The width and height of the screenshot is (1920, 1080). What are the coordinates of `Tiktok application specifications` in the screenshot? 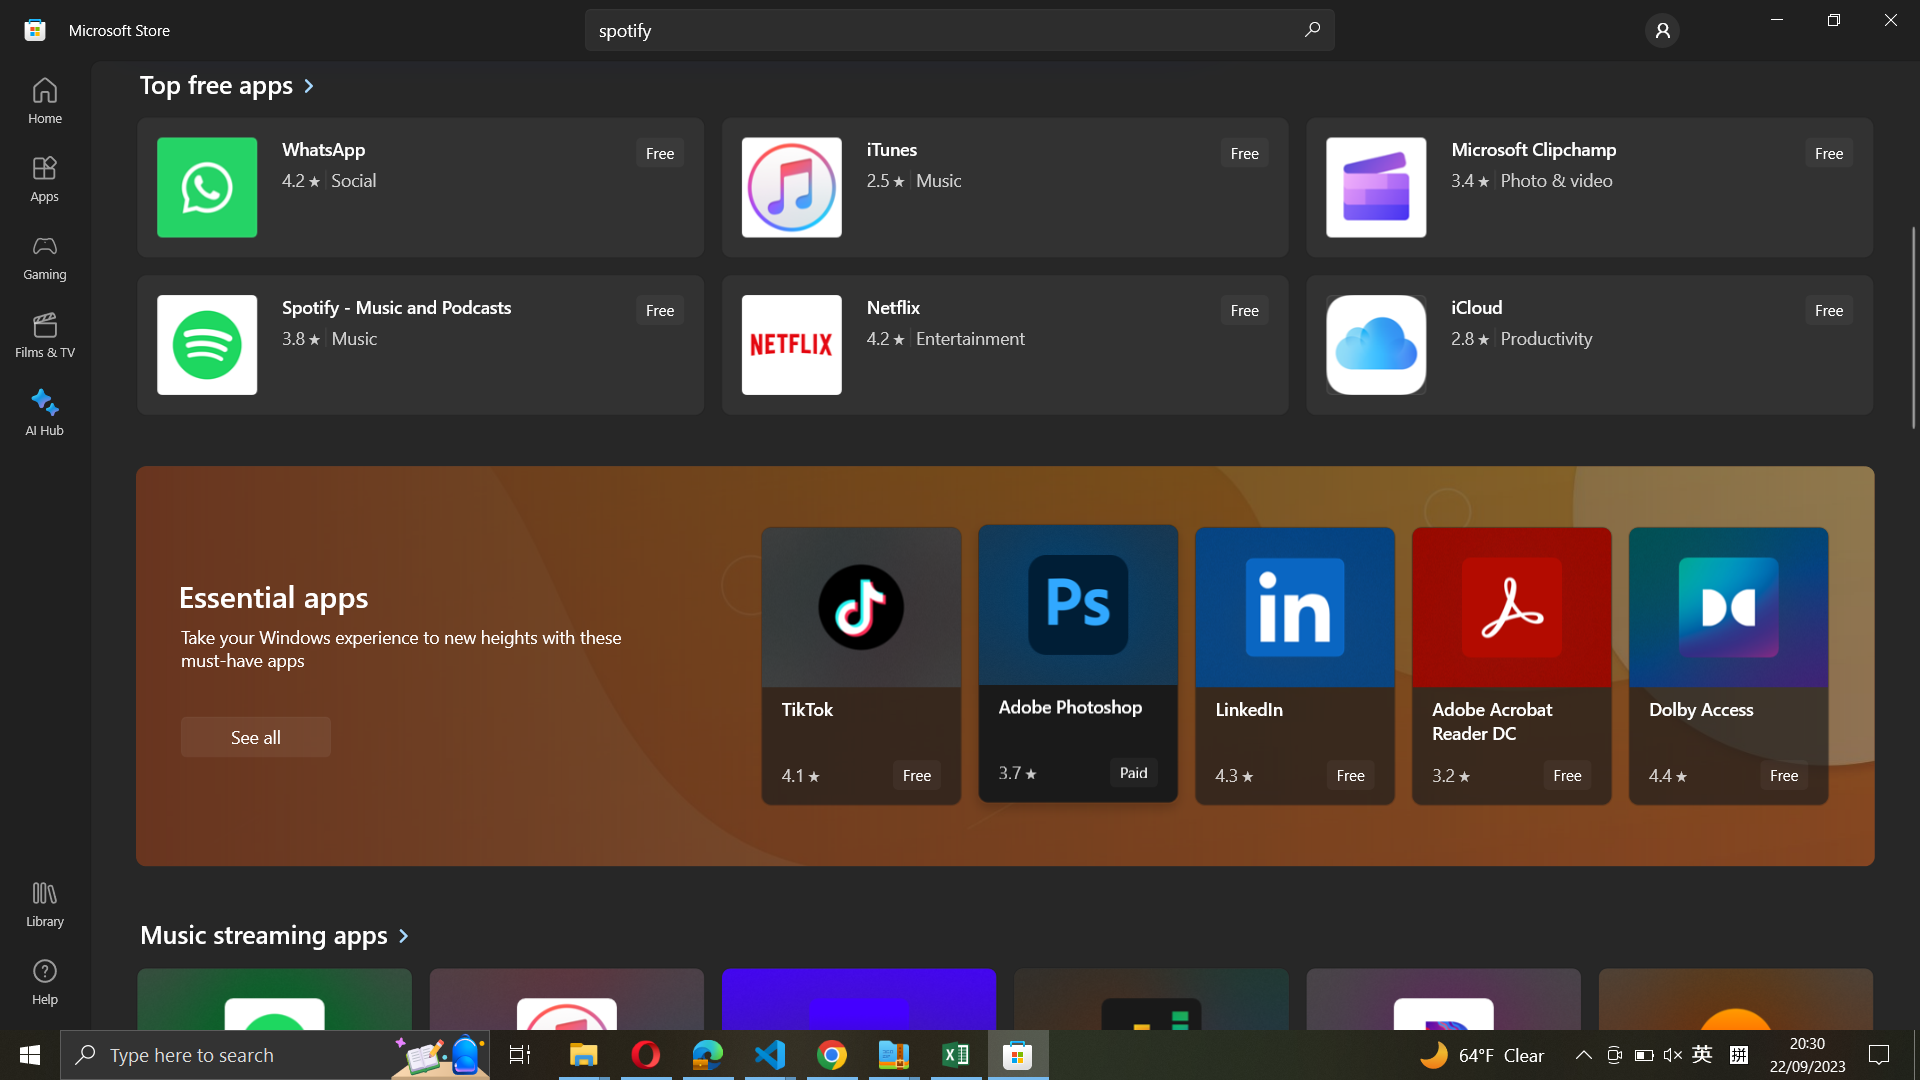 It's located at (860, 666).